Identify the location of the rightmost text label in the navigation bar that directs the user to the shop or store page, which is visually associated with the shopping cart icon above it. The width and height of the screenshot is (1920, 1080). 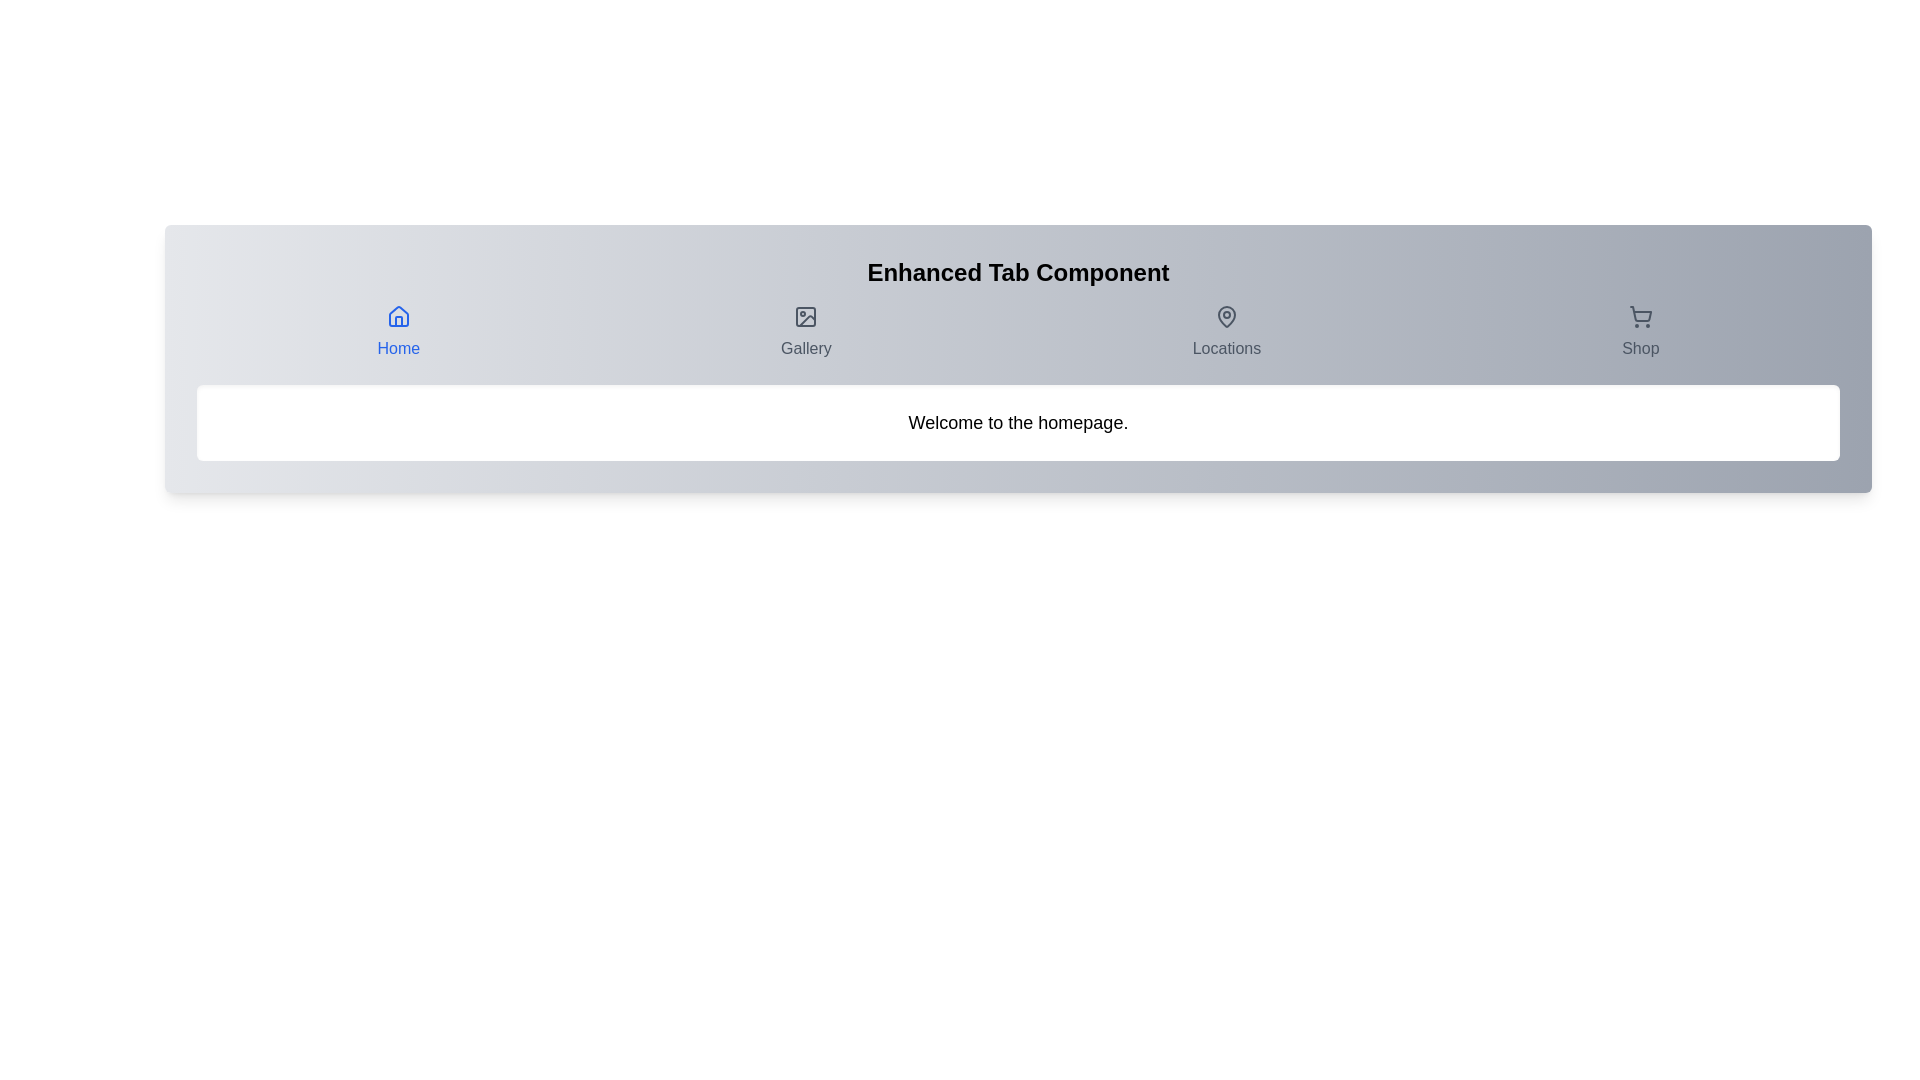
(1640, 347).